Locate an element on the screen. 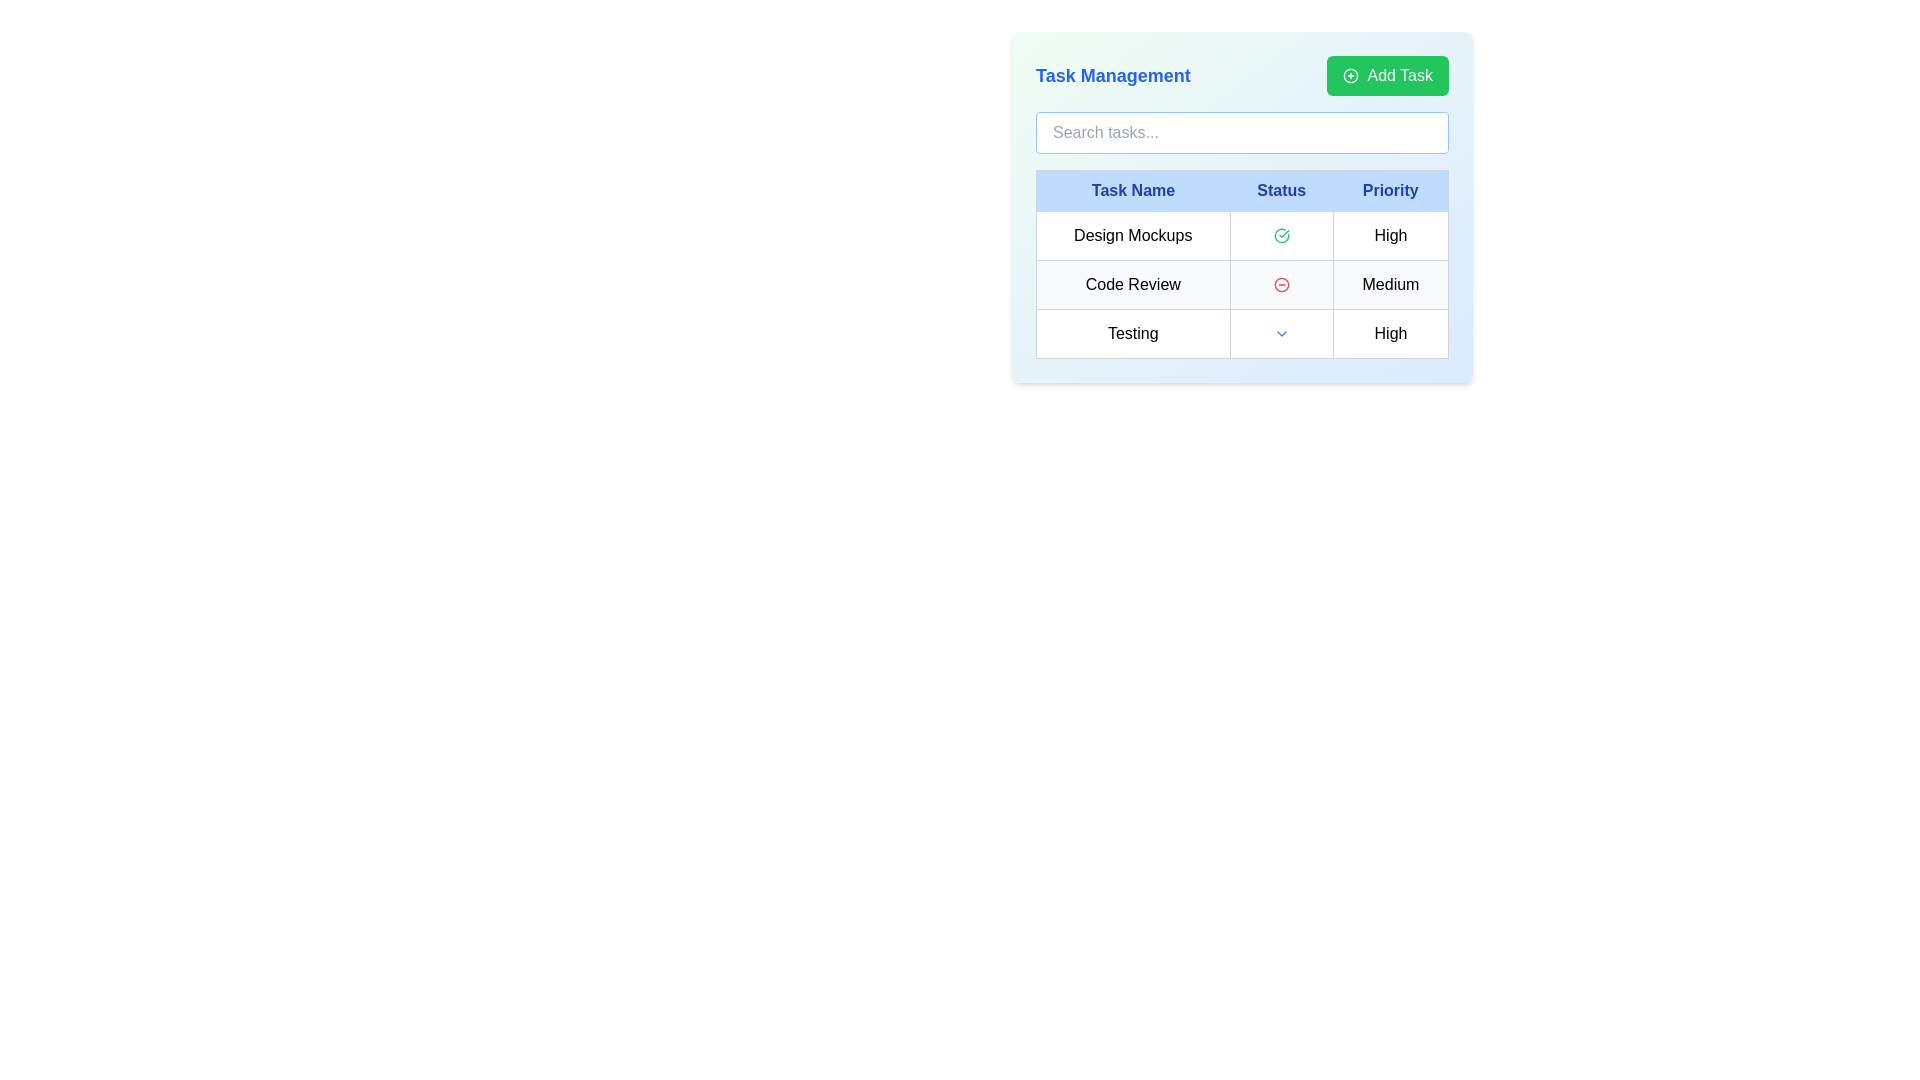 Image resolution: width=1920 pixels, height=1080 pixels. the dropdown trigger in the second column of the row corresponding to 'Testing' is located at coordinates (1281, 333).